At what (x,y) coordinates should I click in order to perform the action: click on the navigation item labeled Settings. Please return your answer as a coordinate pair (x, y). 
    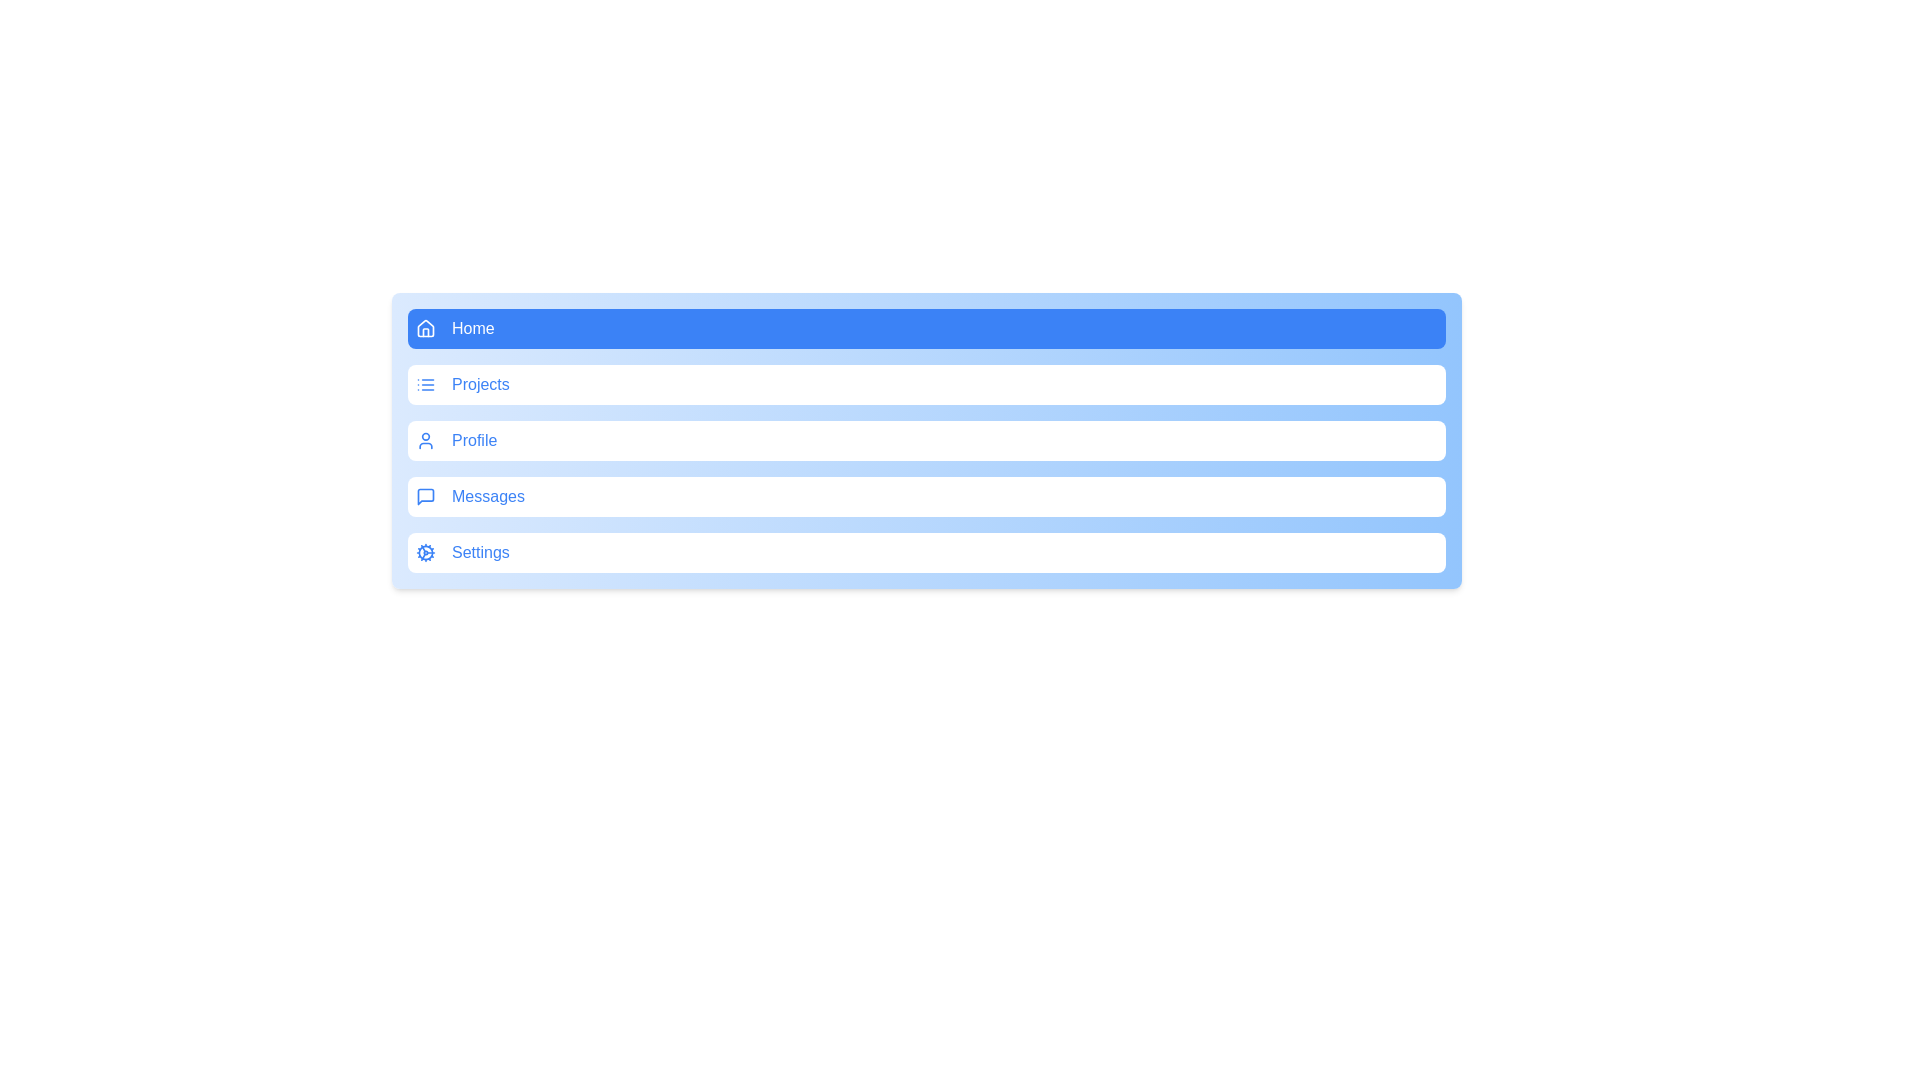
    Looking at the image, I should click on (925, 552).